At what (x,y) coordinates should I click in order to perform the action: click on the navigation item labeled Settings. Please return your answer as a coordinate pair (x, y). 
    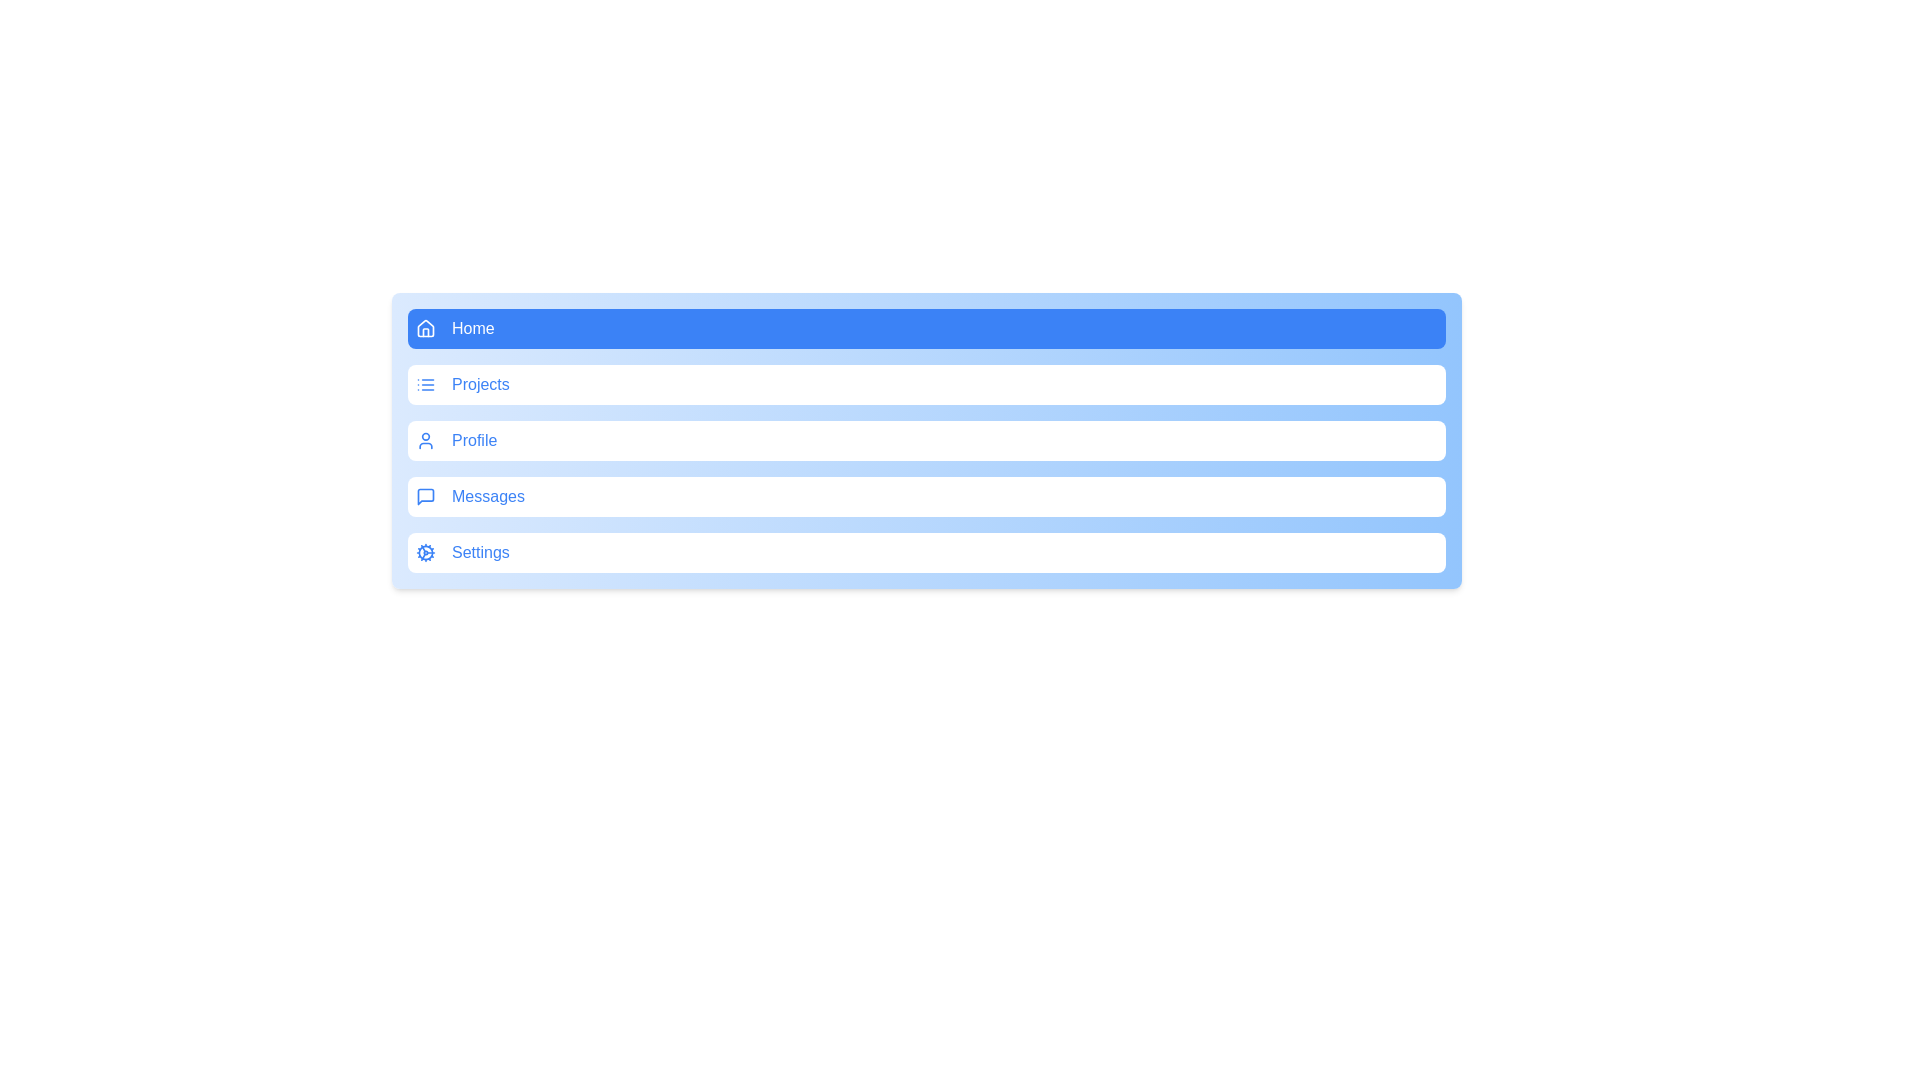
    Looking at the image, I should click on (925, 552).